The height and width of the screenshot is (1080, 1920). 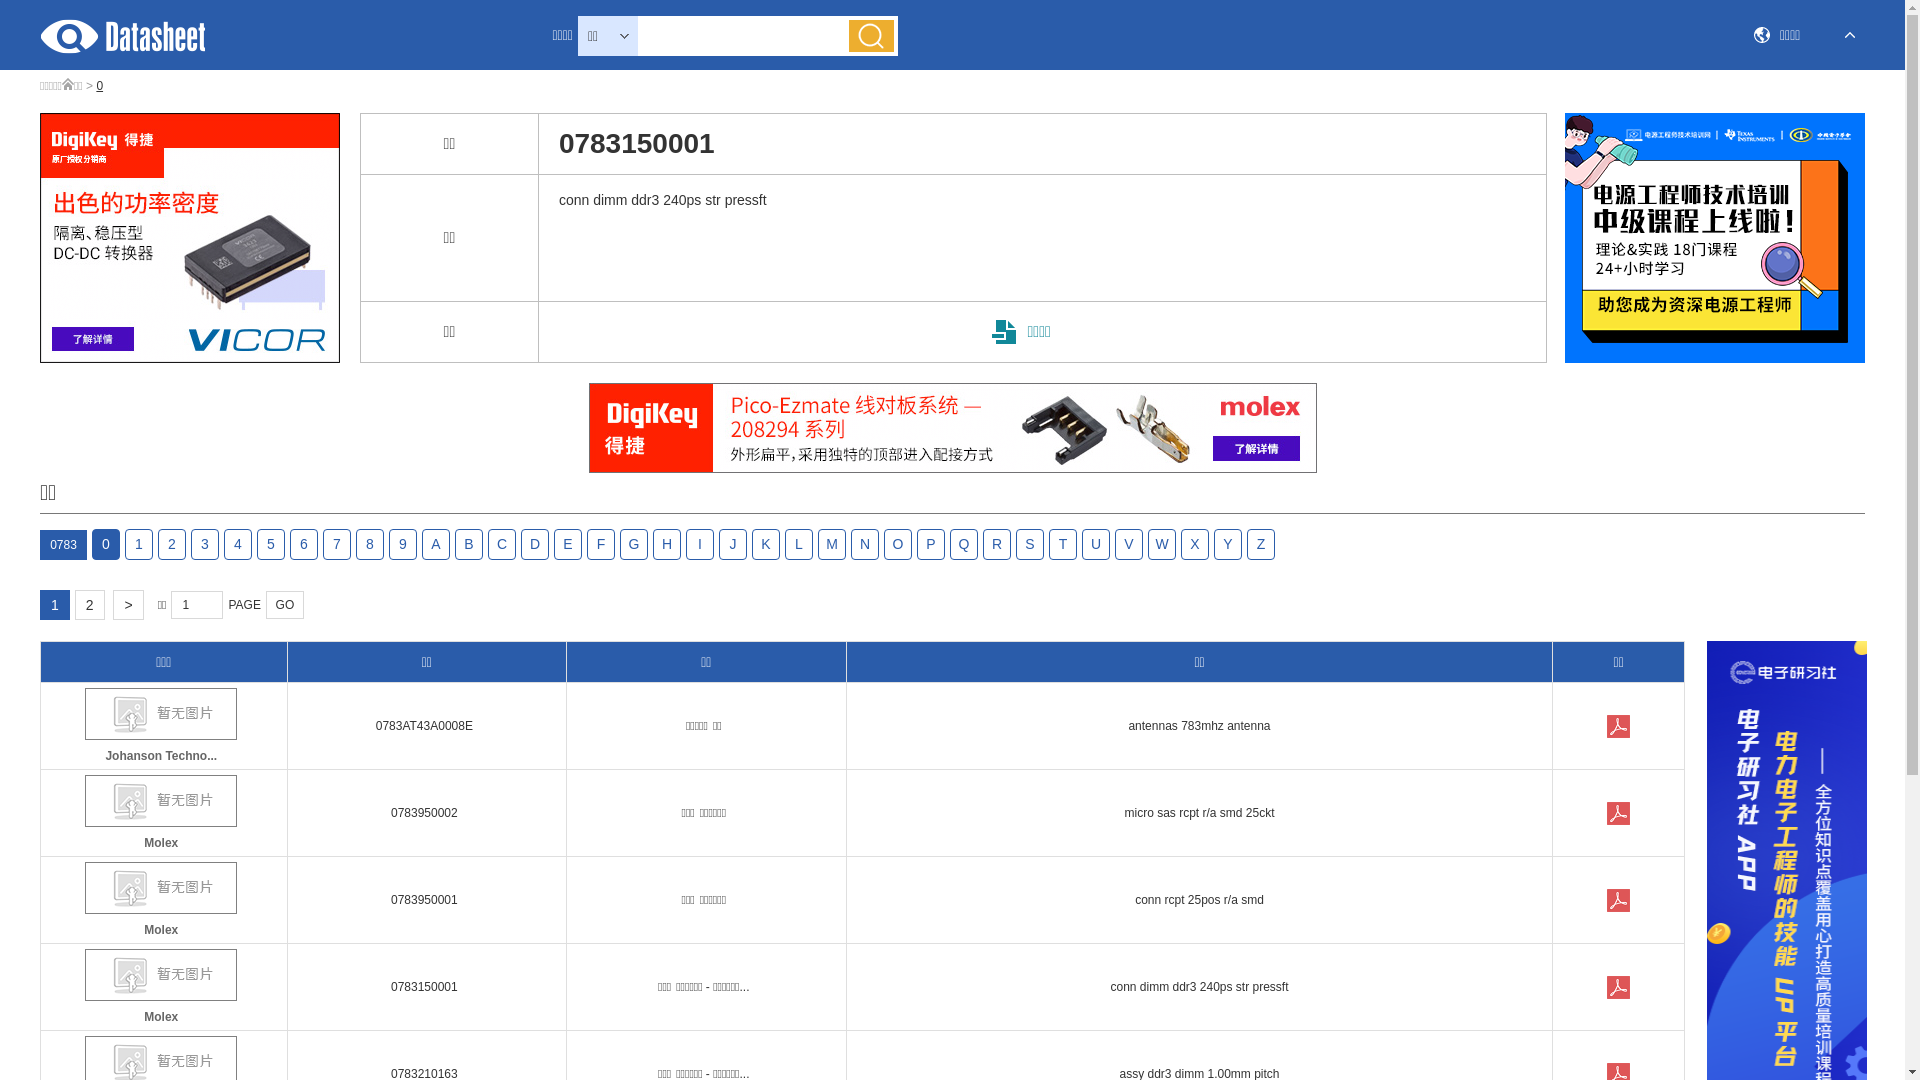 What do you see at coordinates (566, 544) in the screenshot?
I see `'E'` at bounding box center [566, 544].